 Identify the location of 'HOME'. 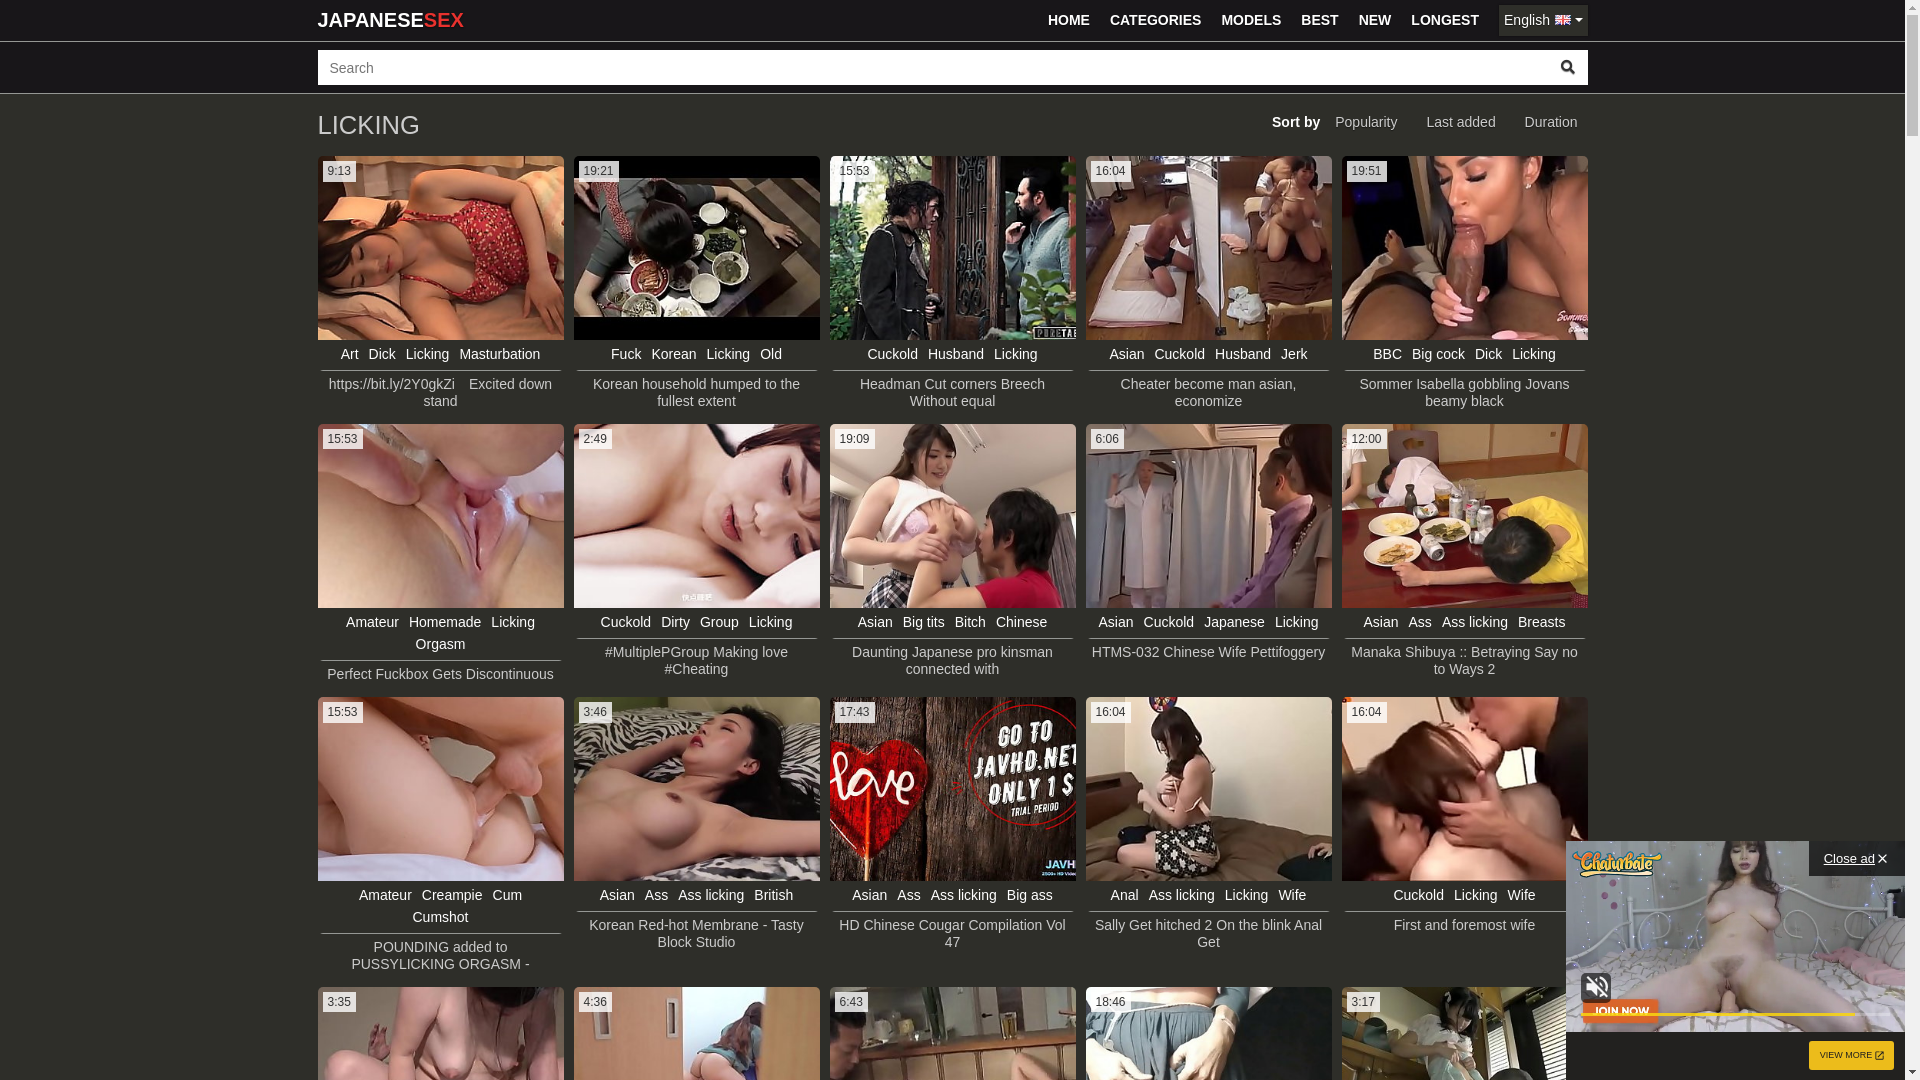
(1068, 20).